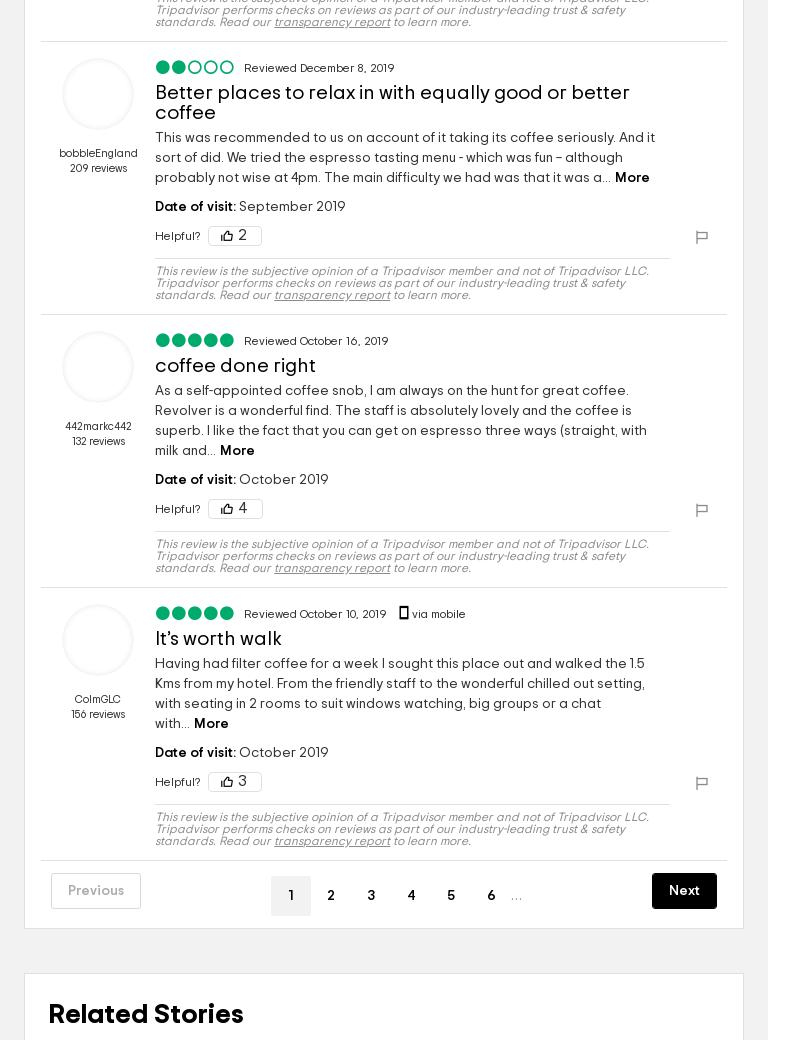  I want to click on 'ColmGLC', so click(96, 699).